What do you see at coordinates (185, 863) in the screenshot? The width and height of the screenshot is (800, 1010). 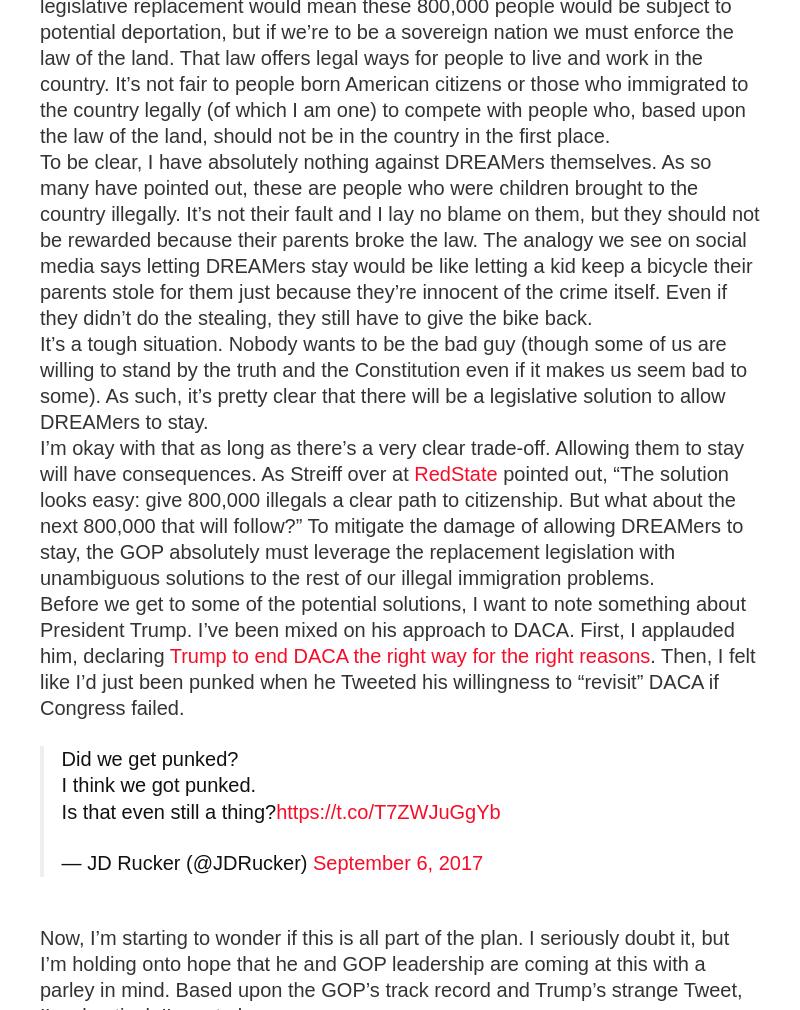 I see `'— JD Rucker (@JDRucker)'` at bounding box center [185, 863].